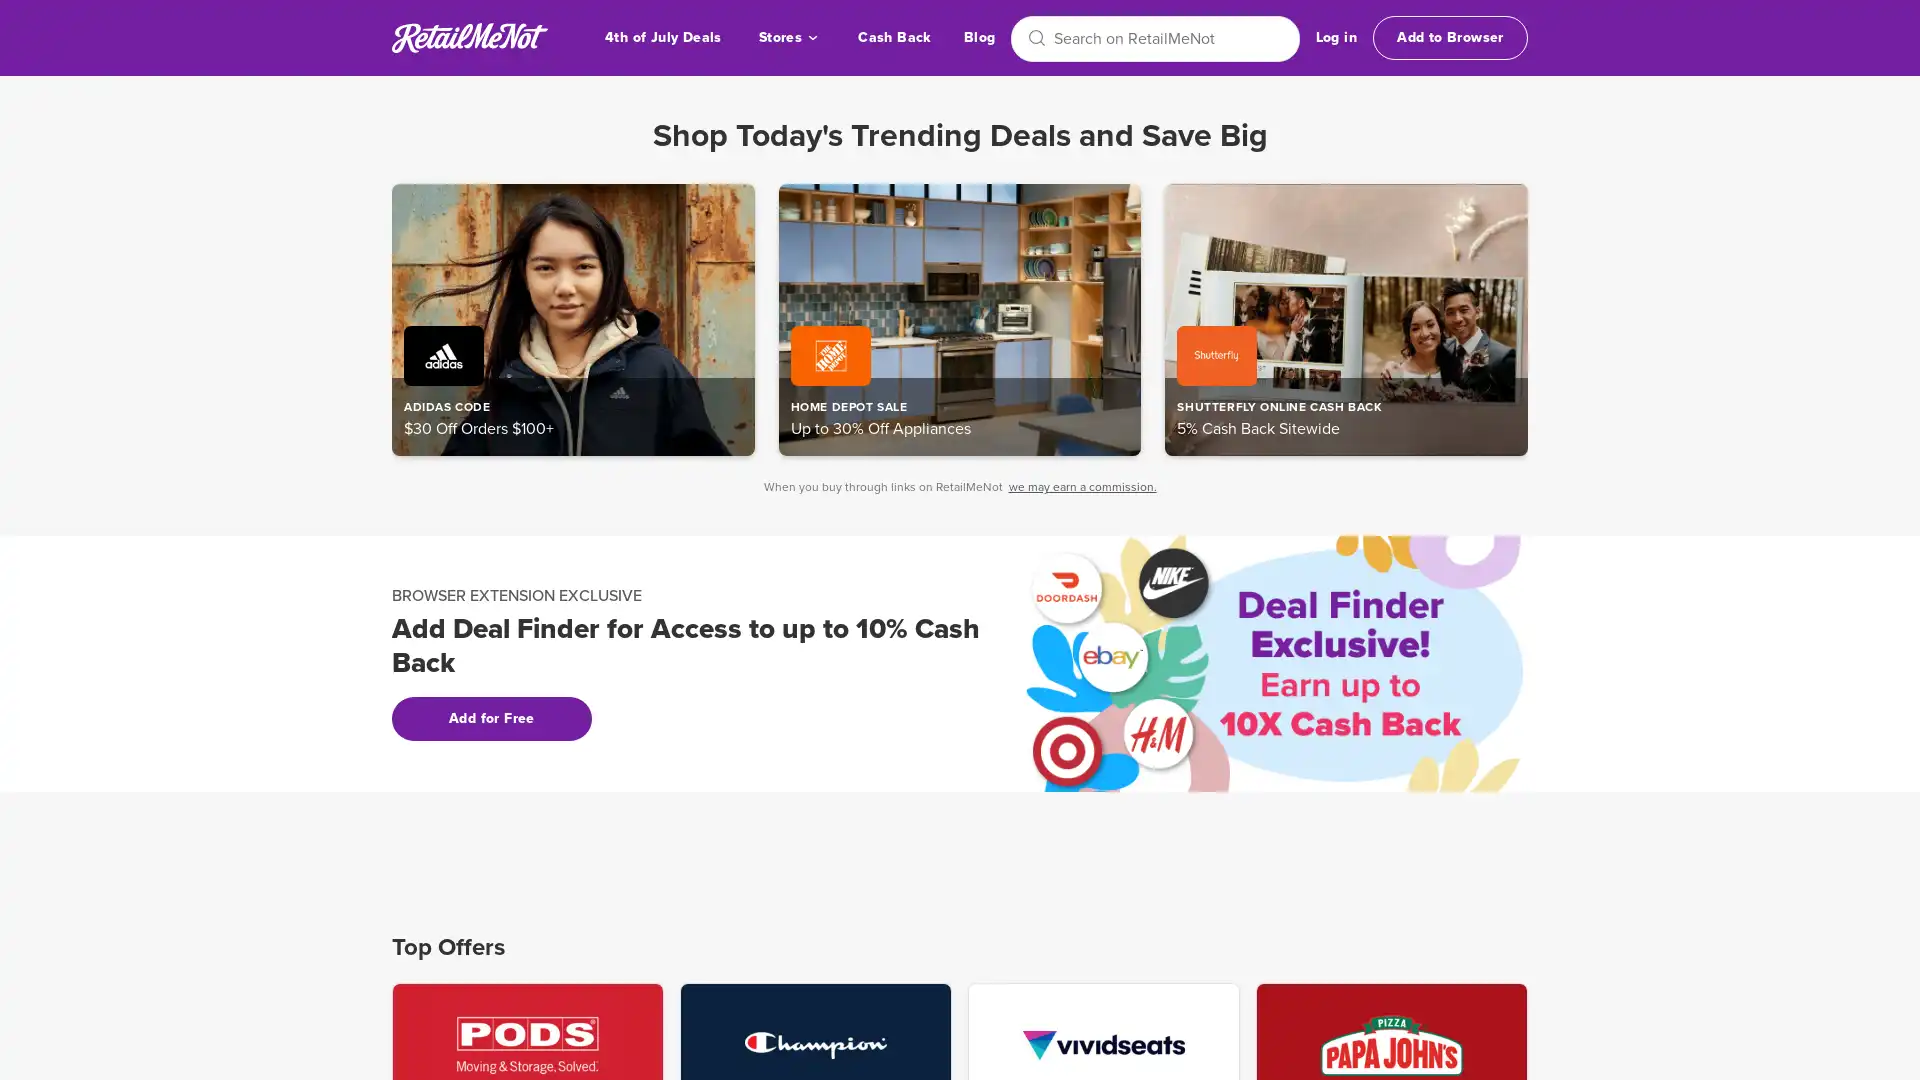 The image size is (1920, 1080). What do you see at coordinates (788, 38) in the screenshot?
I see `Stores` at bounding box center [788, 38].